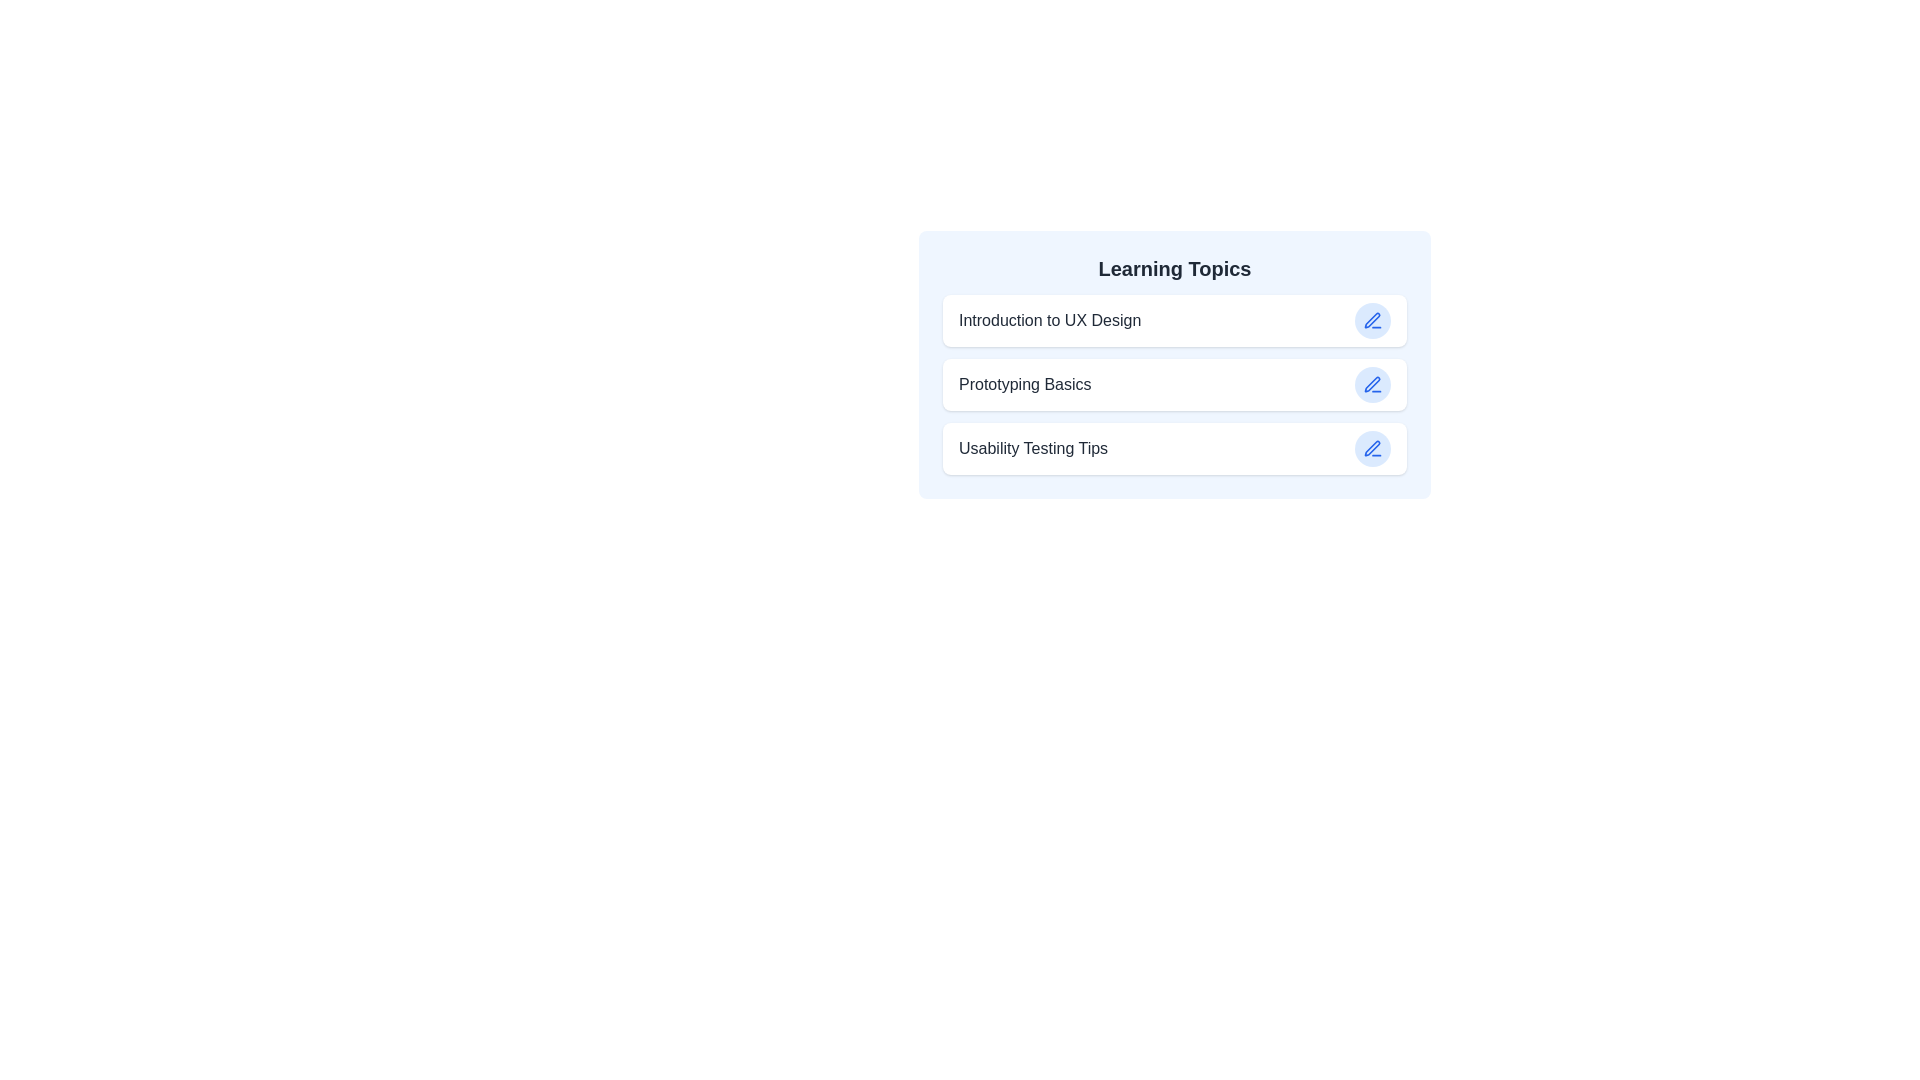  What do you see at coordinates (1371, 385) in the screenshot?
I see `edit button next to the list item with the name Prototyping Basics` at bounding box center [1371, 385].